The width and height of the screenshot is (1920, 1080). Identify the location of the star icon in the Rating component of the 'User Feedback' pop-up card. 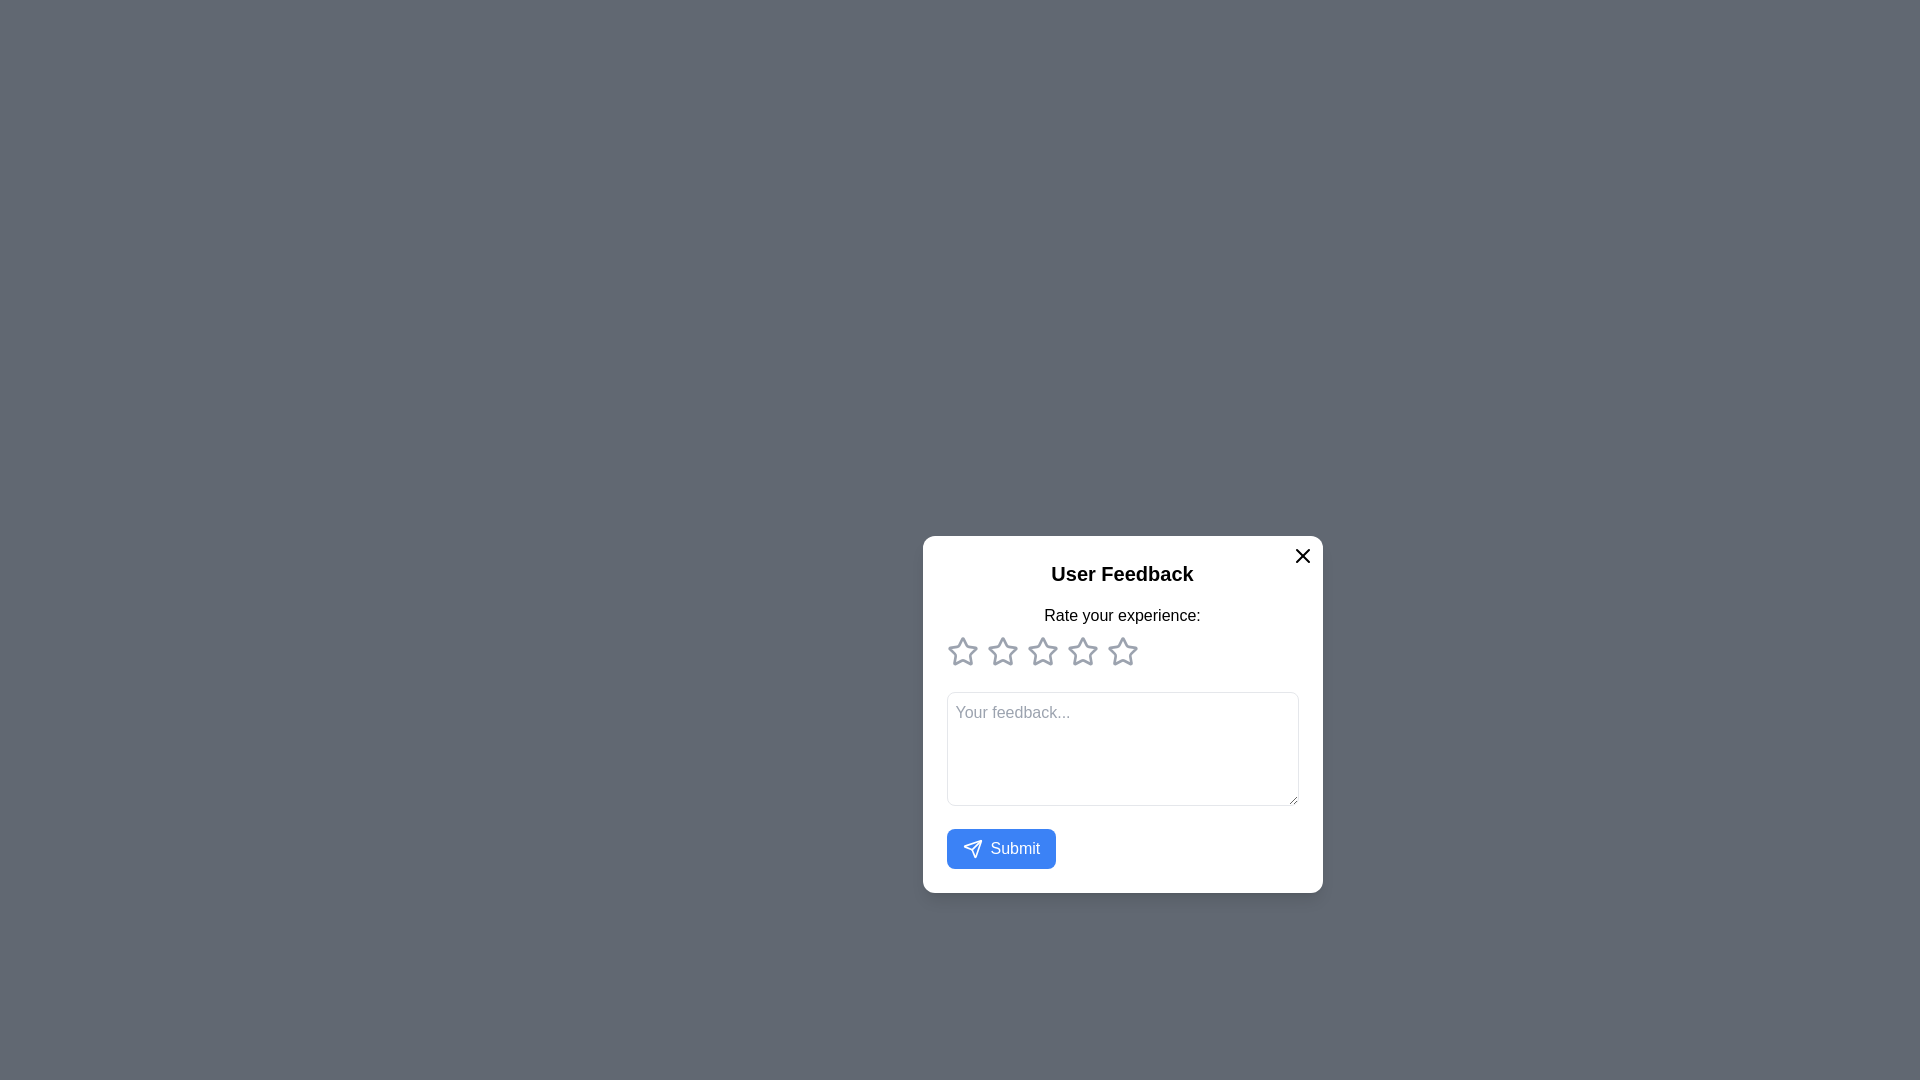
(1122, 635).